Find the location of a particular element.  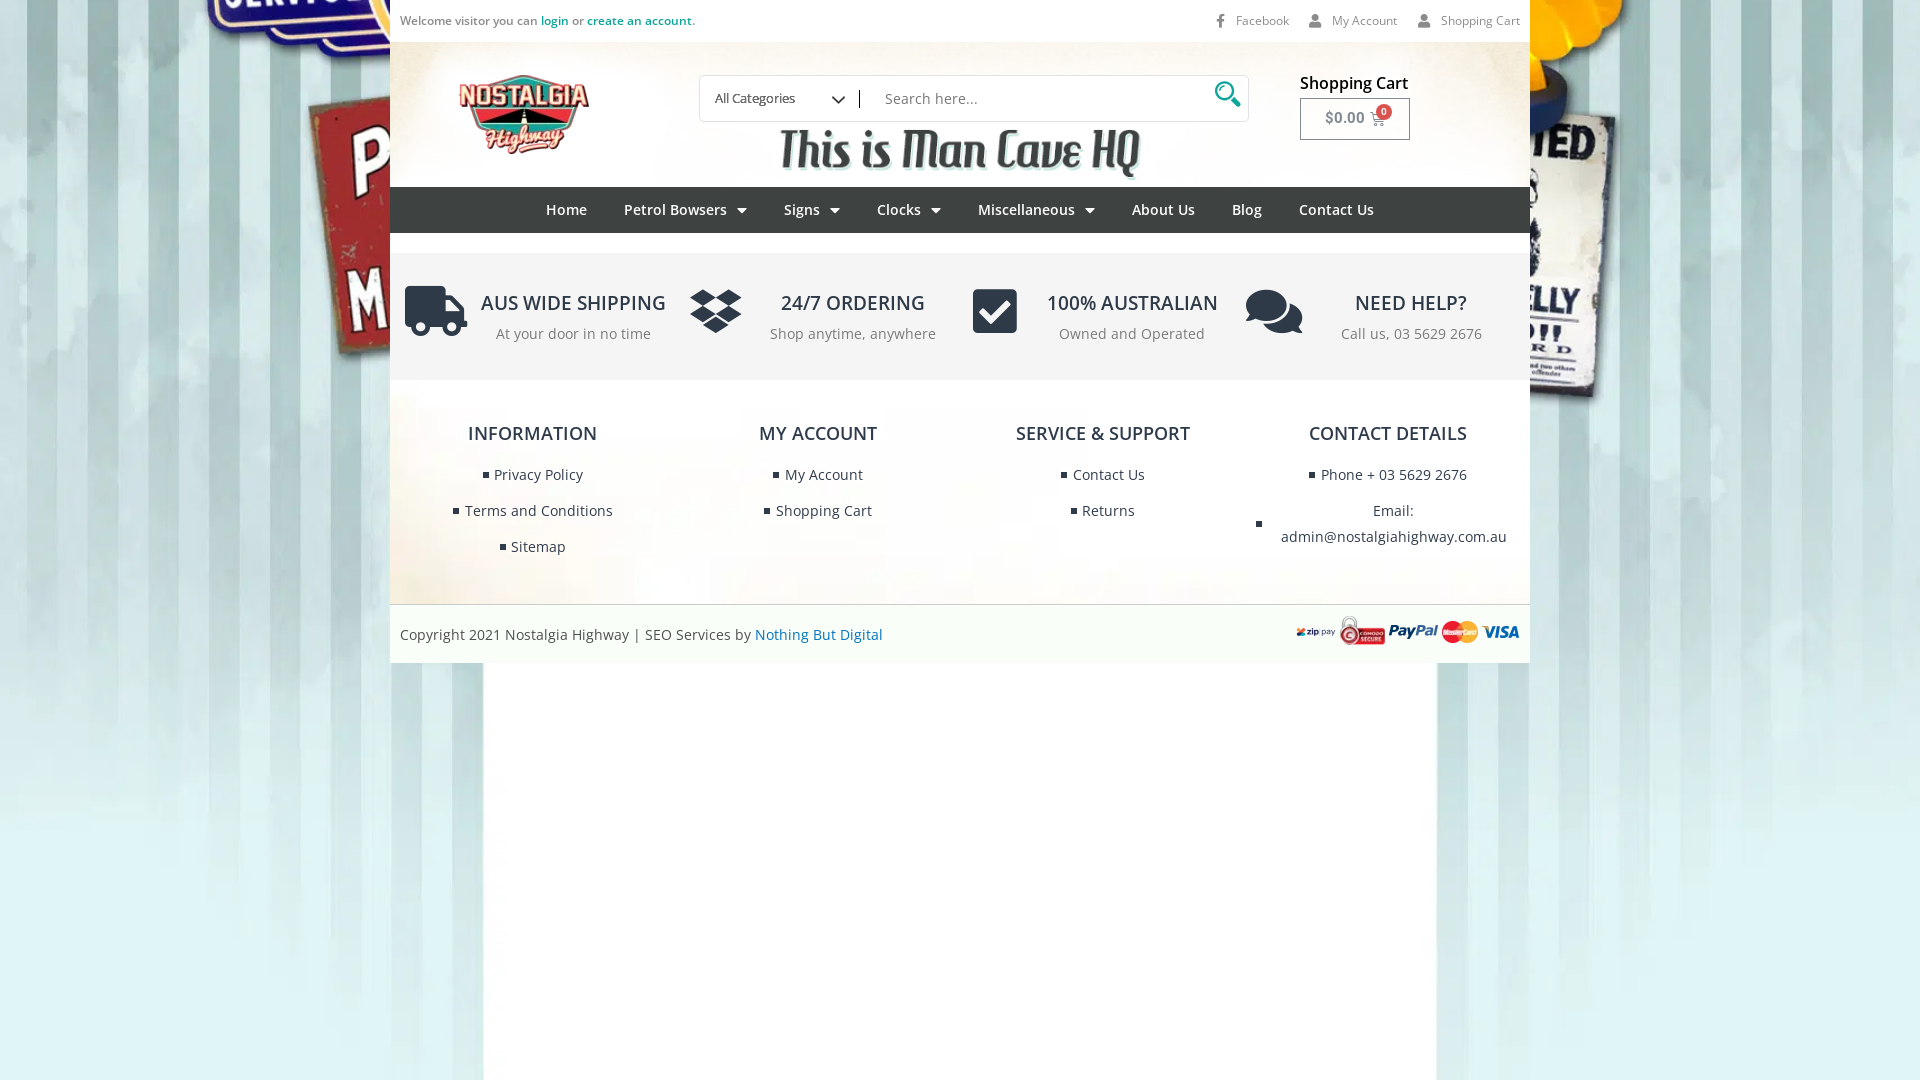

'NEED HELP?' is located at coordinates (1410, 303).